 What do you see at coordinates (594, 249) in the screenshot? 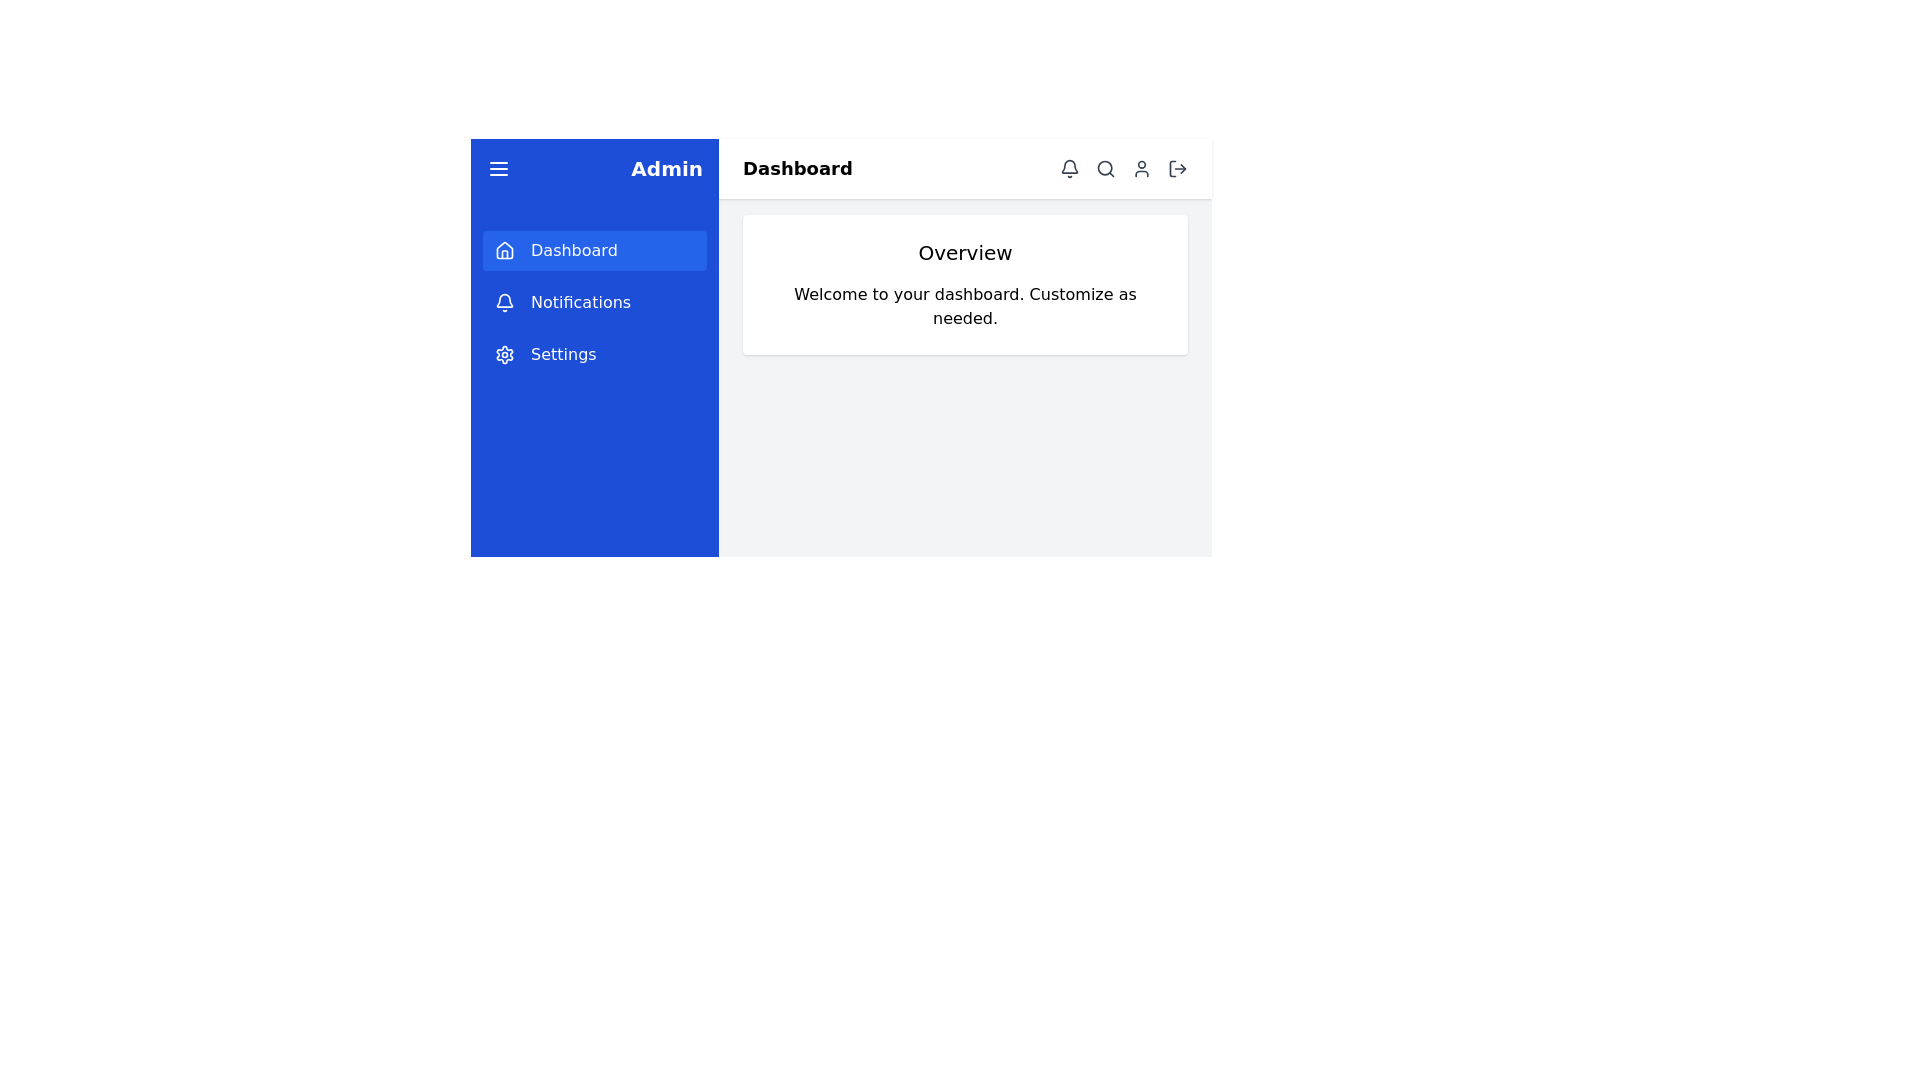
I see `the 'Dashboard' button with a blue background and rounded corners located in the left panel` at bounding box center [594, 249].